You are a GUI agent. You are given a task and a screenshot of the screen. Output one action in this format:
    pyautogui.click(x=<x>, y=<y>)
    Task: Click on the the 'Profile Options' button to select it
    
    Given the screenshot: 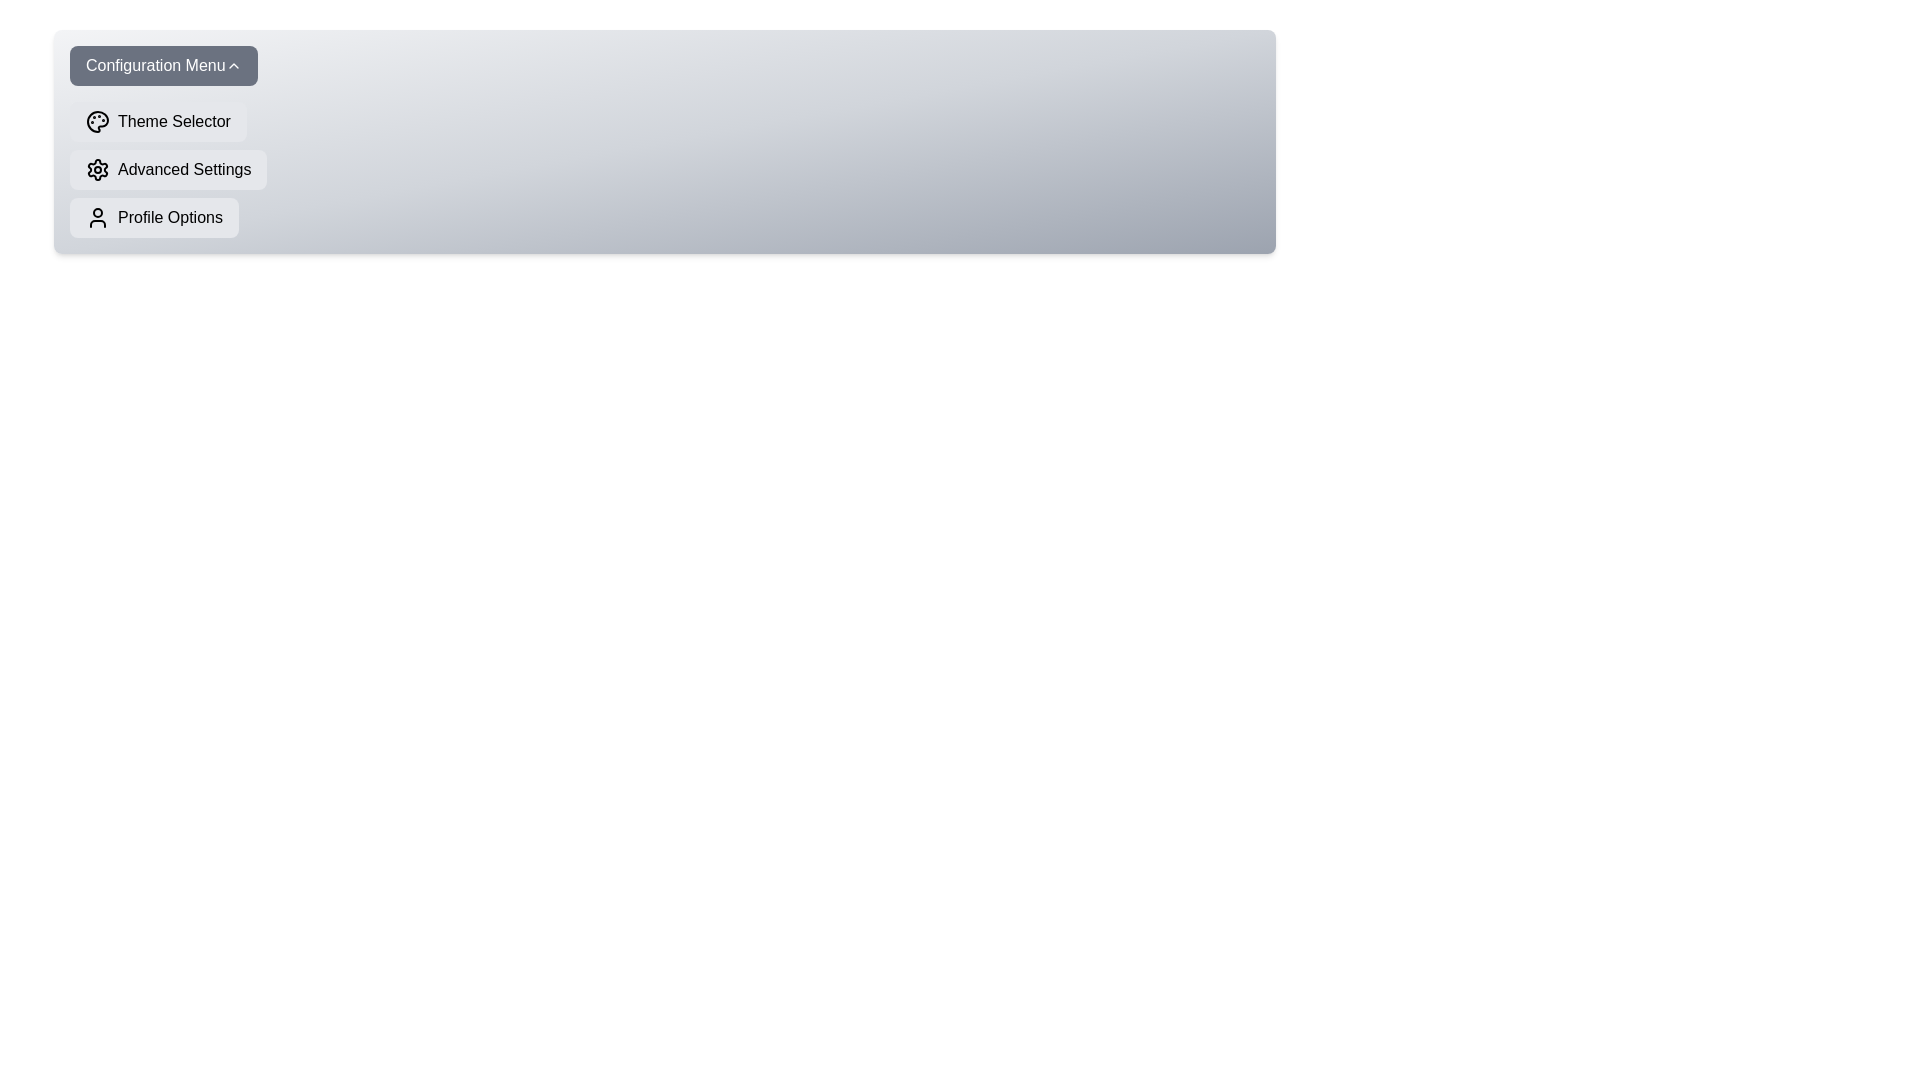 What is the action you would take?
    pyautogui.click(x=152, y=218)
    